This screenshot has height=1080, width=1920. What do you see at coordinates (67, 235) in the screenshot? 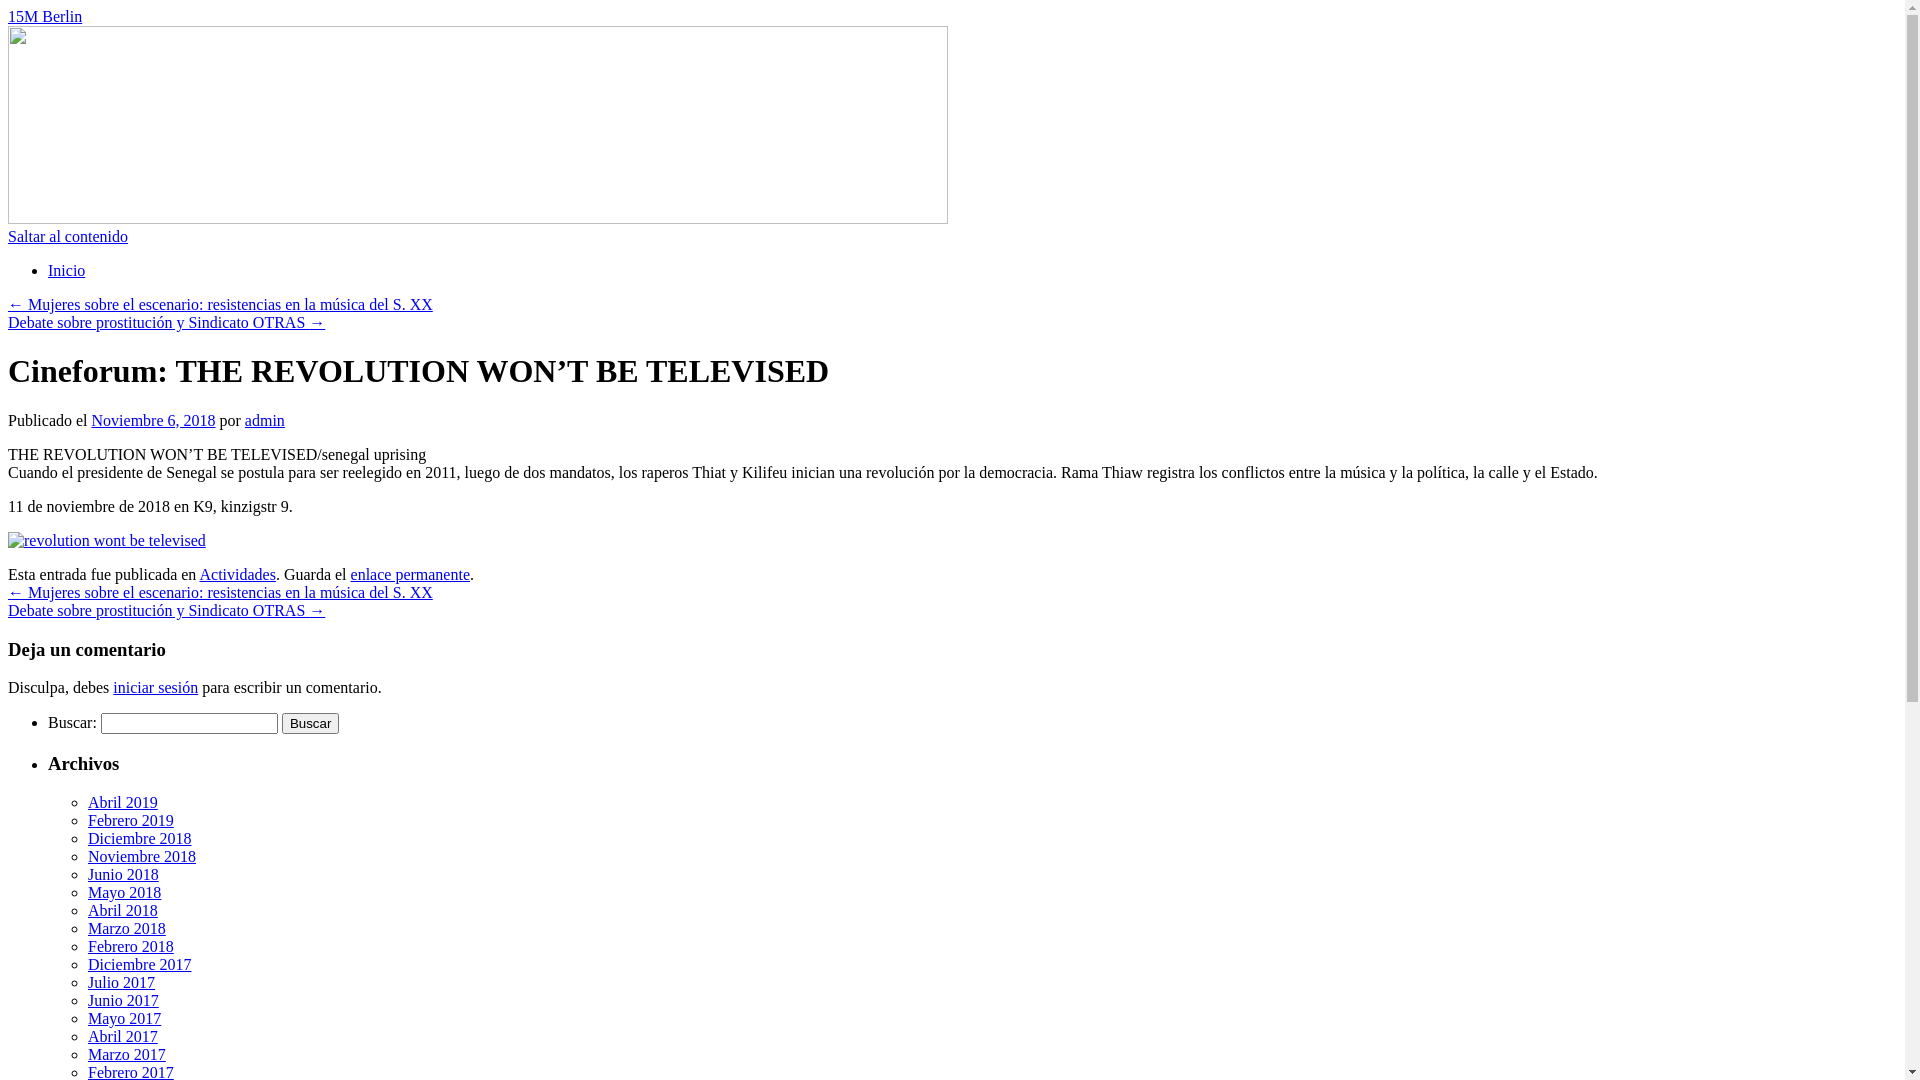
I see `'Saltar al contenido'` at bounding box center [67, 235].